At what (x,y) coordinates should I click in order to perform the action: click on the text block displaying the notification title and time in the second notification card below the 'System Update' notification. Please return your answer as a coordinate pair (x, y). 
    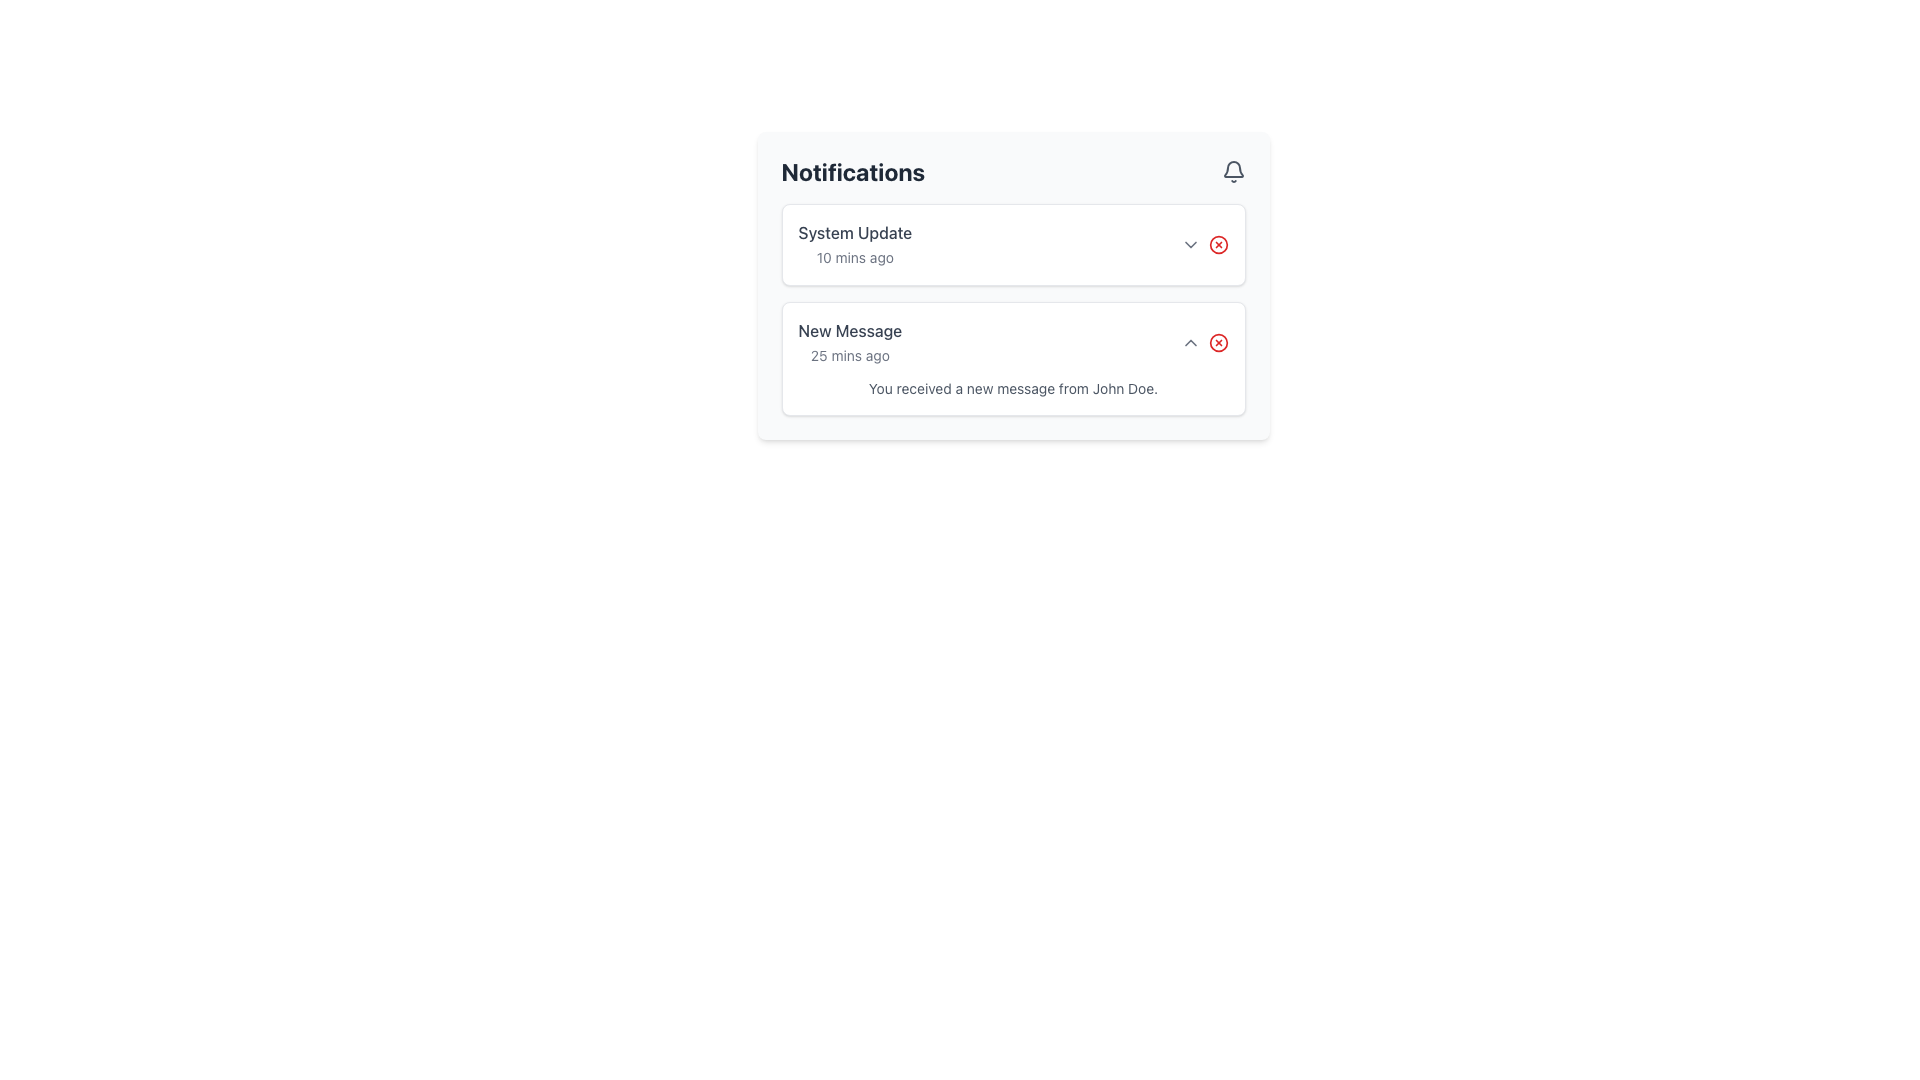
    Looking at the image, I should click on (850, 342).